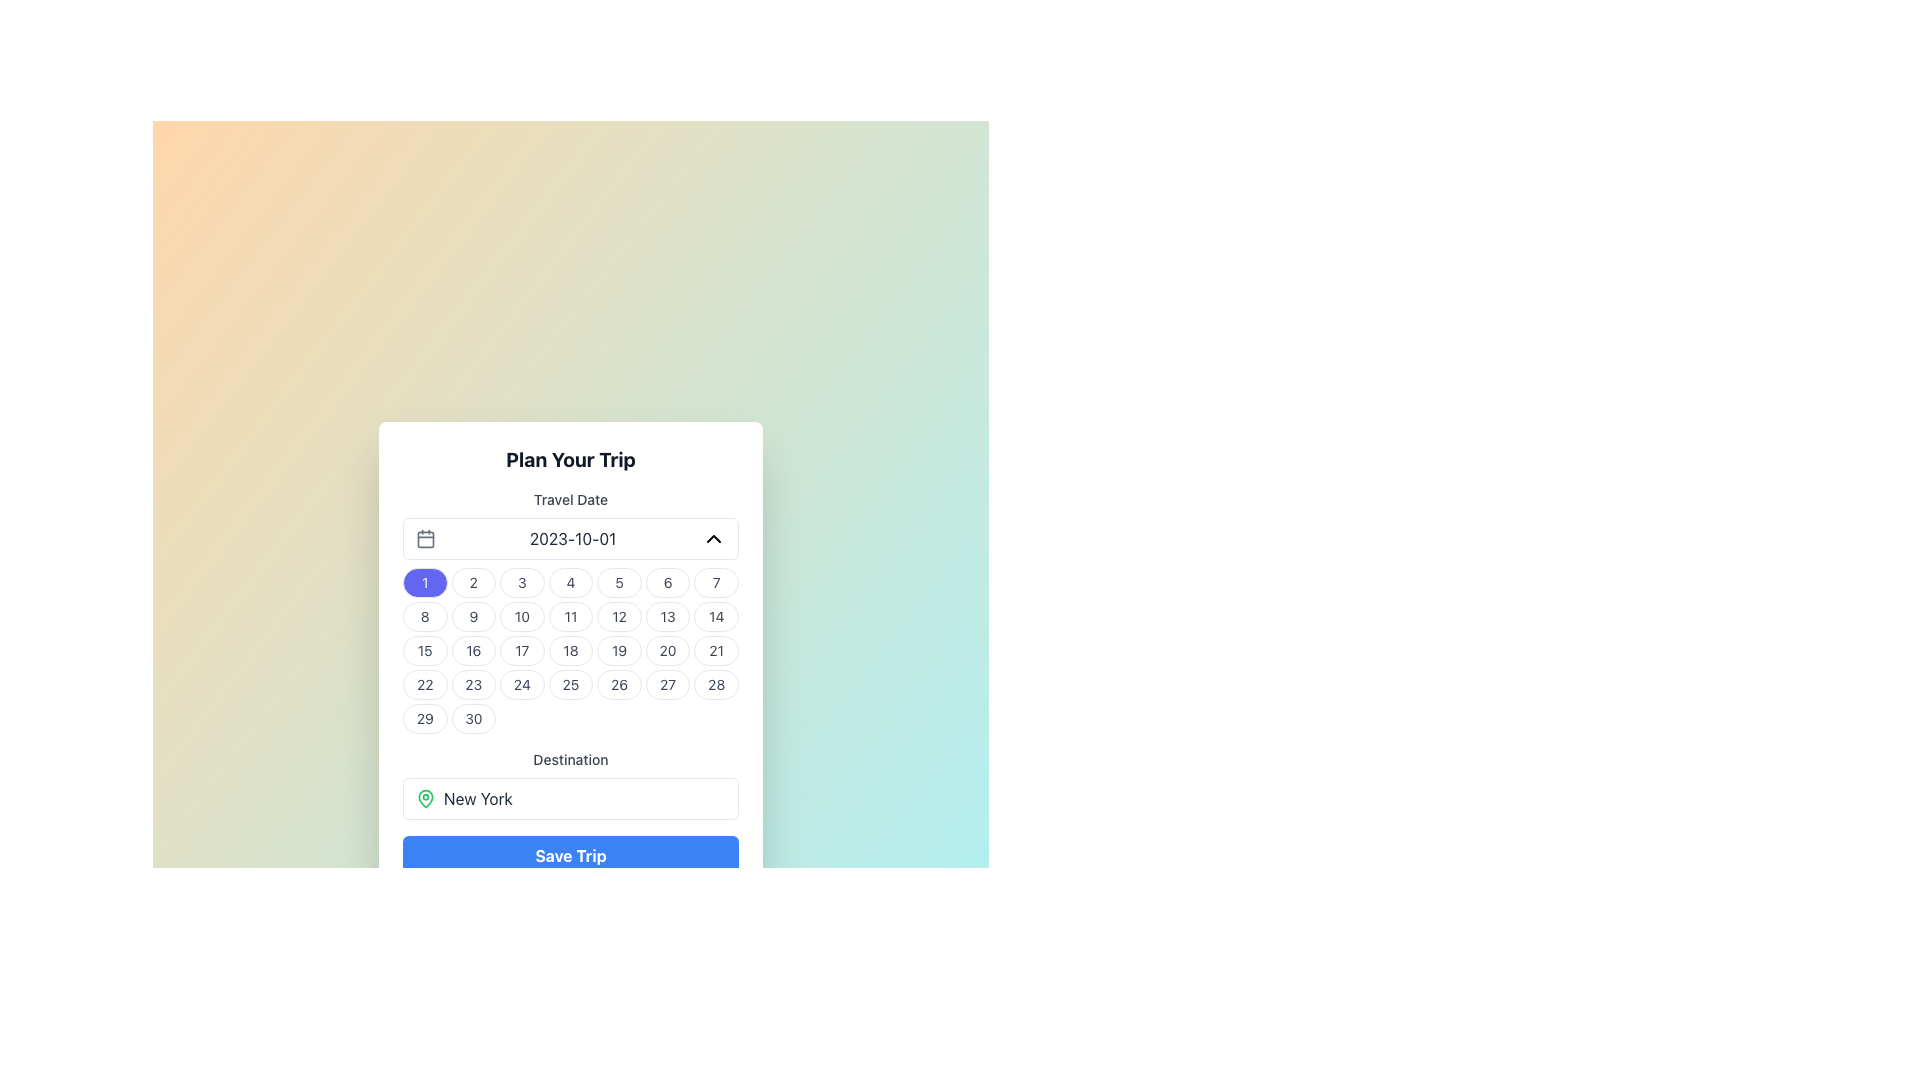  What do you see at coordinates (716, 582) in the screenshot?
I see `the button that selects the 7th day of the month in the calendar widget, located in the first row as the seventh button from the left` at bounding box center [716, 582].